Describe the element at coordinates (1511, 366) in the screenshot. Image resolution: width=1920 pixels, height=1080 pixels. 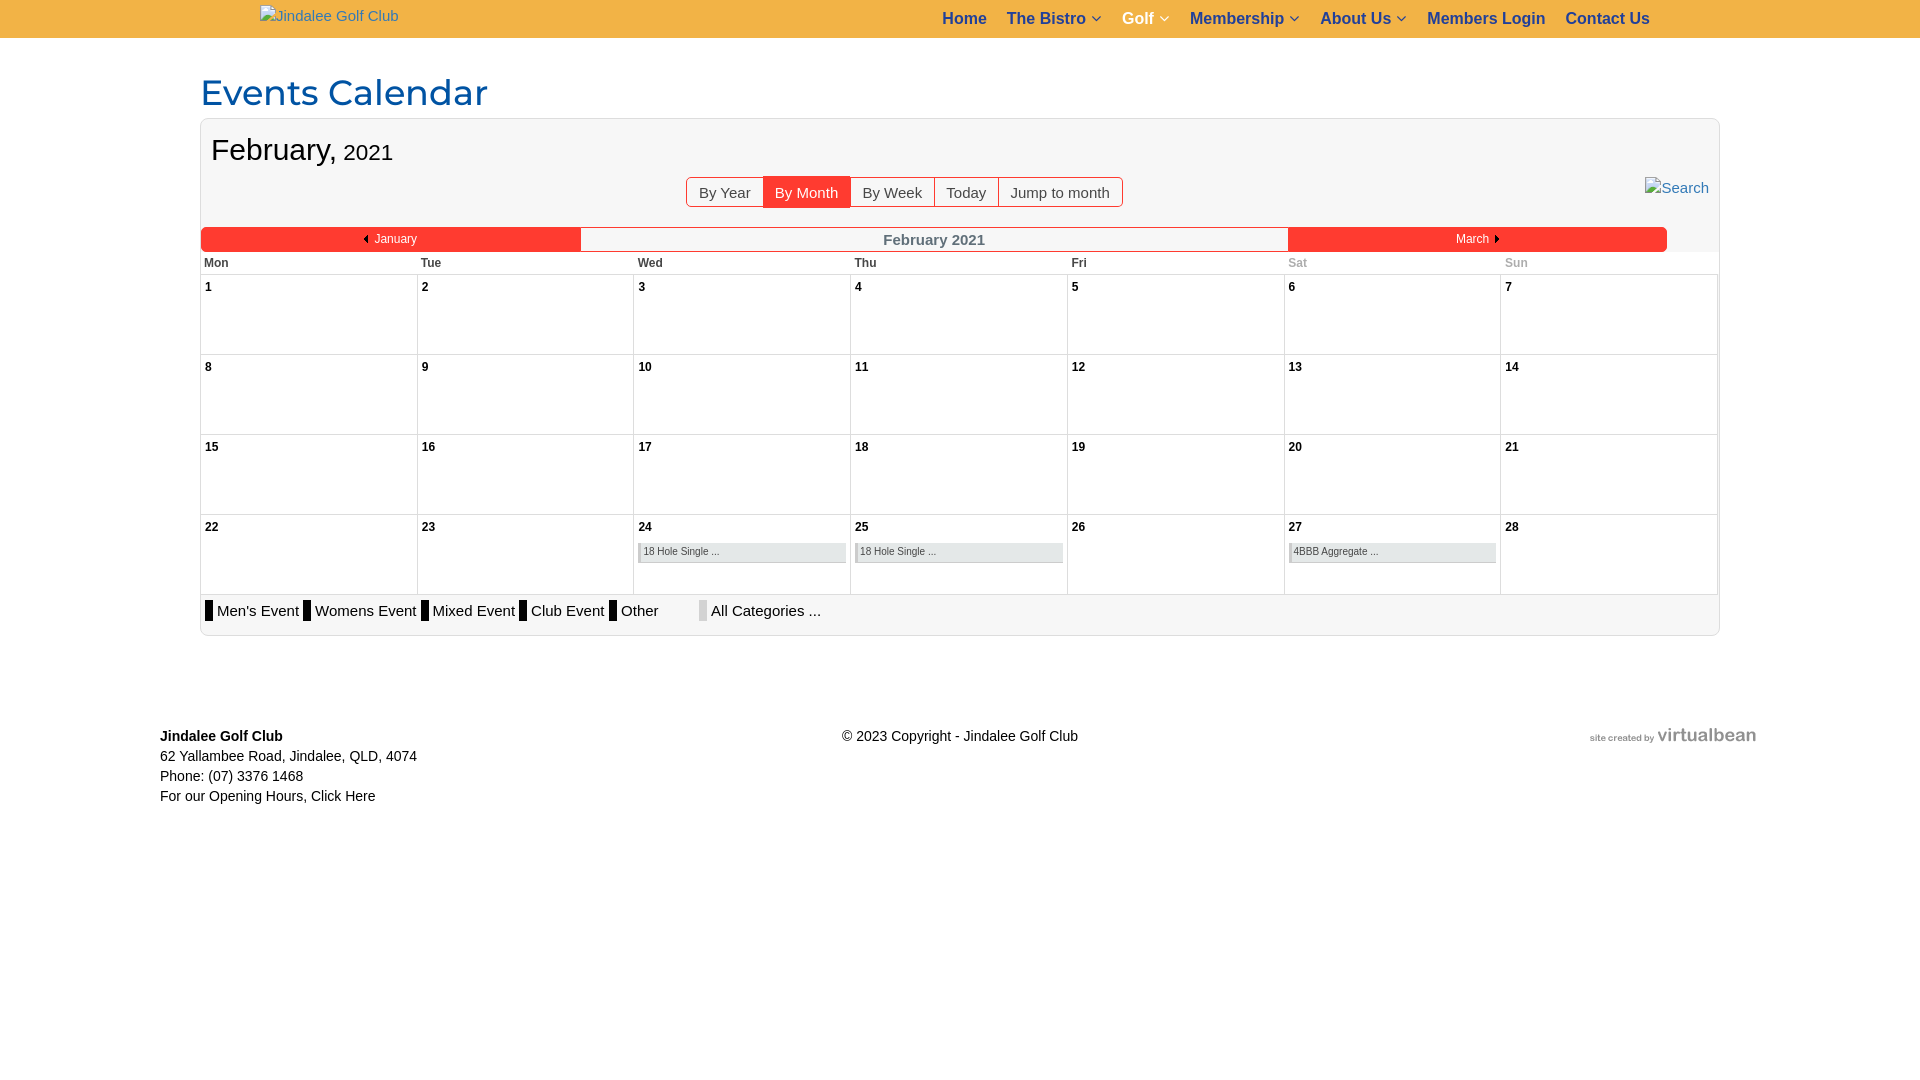
I see `'14'` at that location.